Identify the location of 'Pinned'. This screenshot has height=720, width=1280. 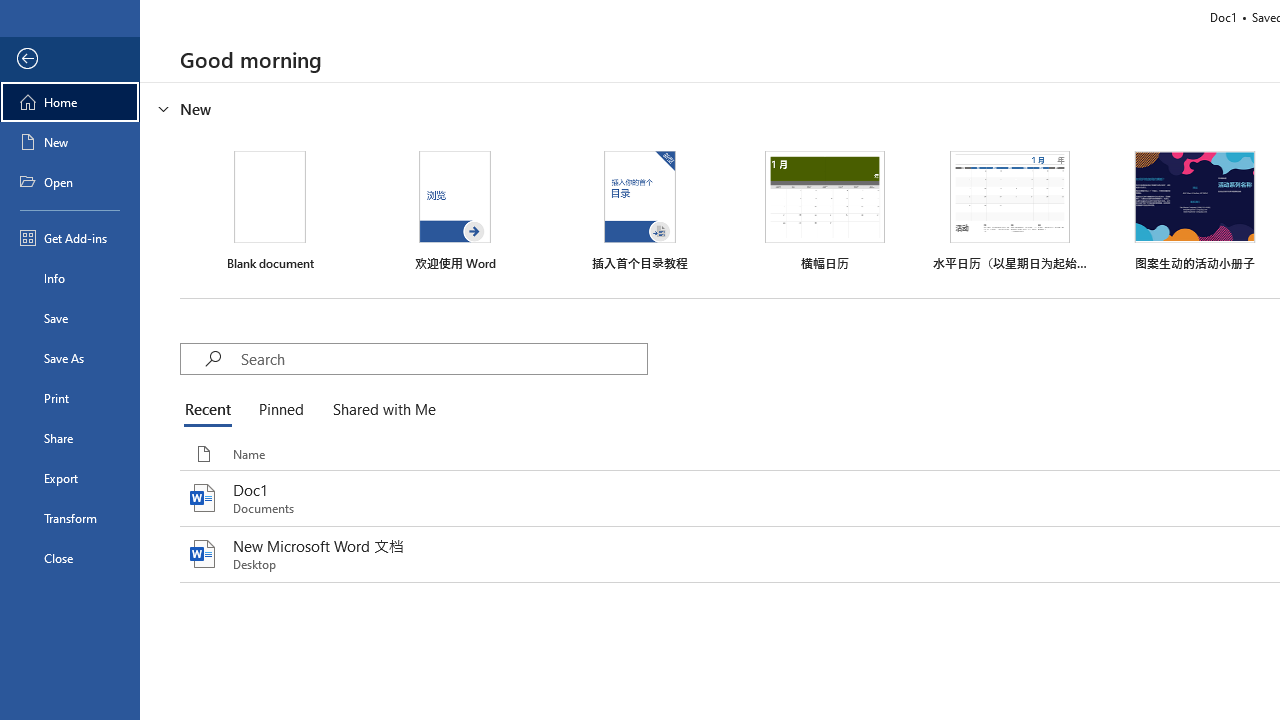
(279, 410).